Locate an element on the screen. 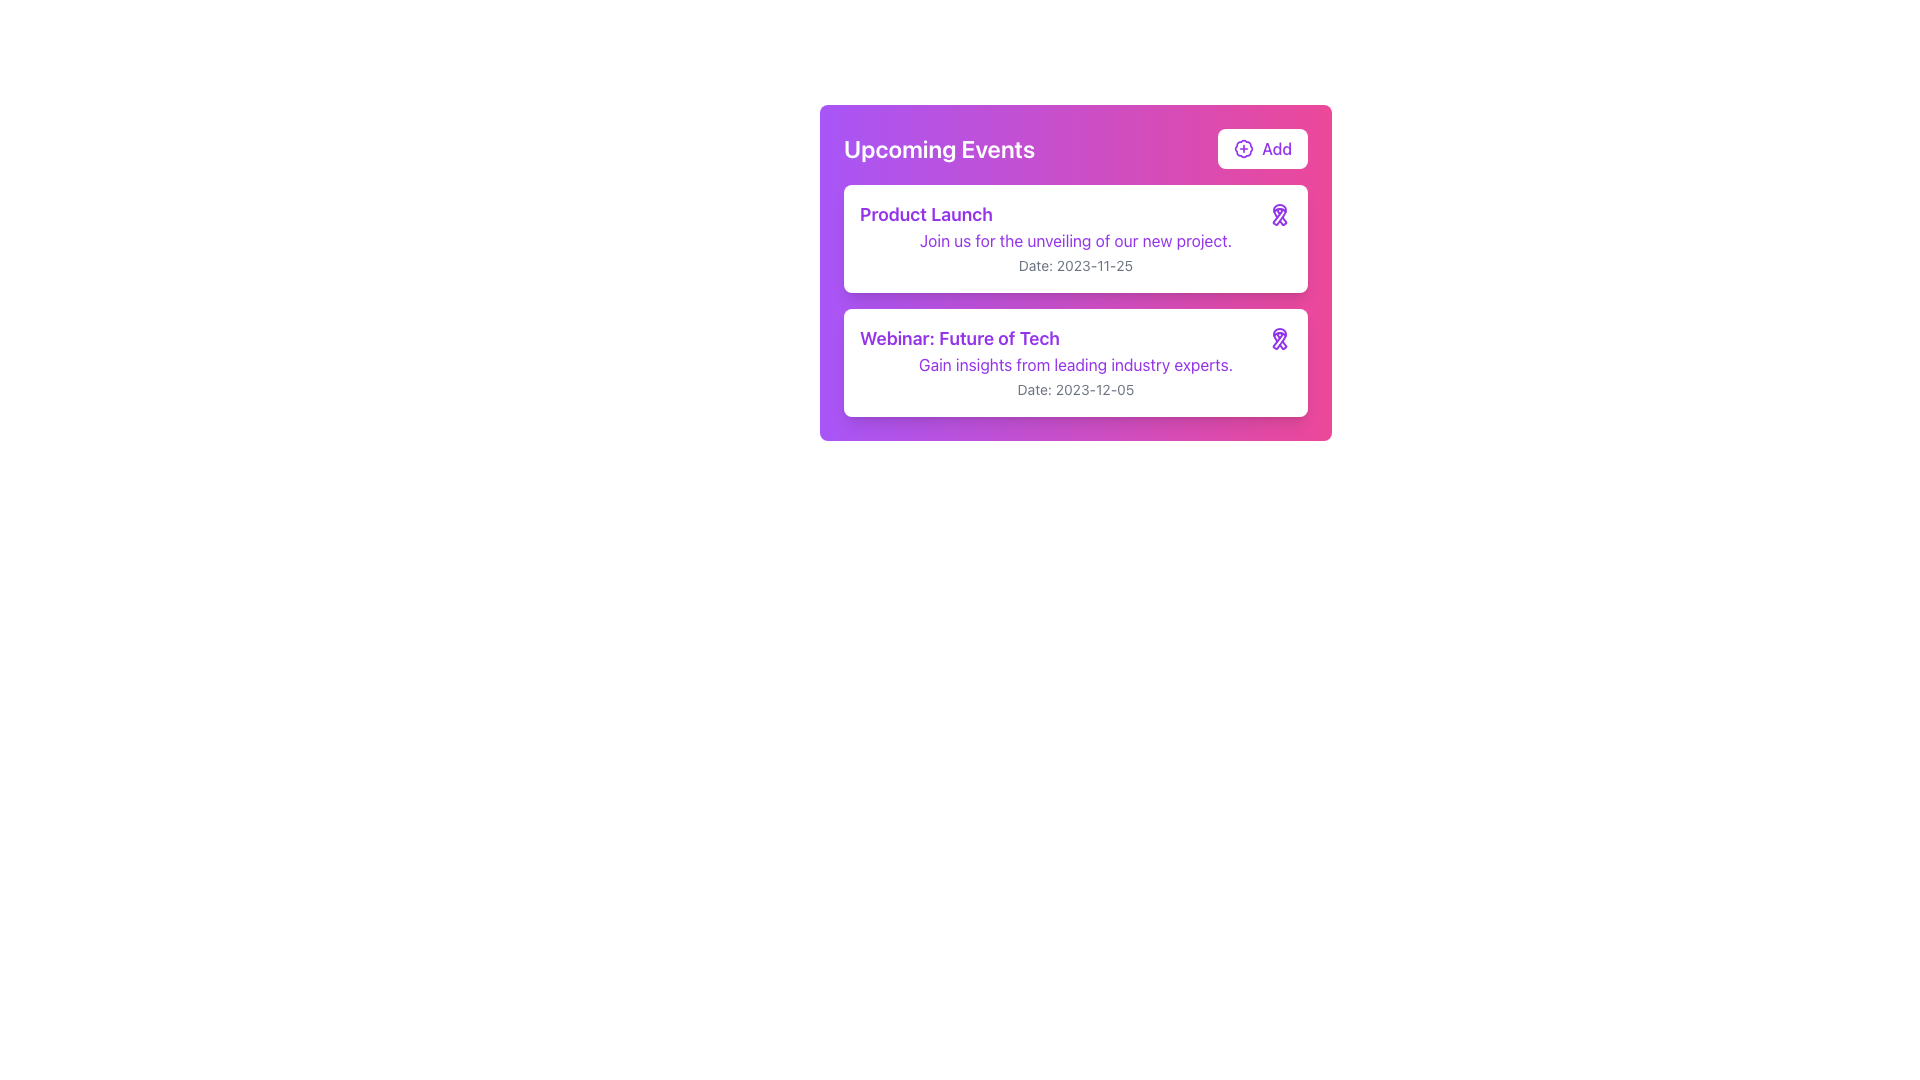 The width and height of the screenshot is (1920, 1080). the first static informational card displaying event information about the 'Product Launch' event, located in the 'Upcoming Events' section is located at coordinates (1074, 238).